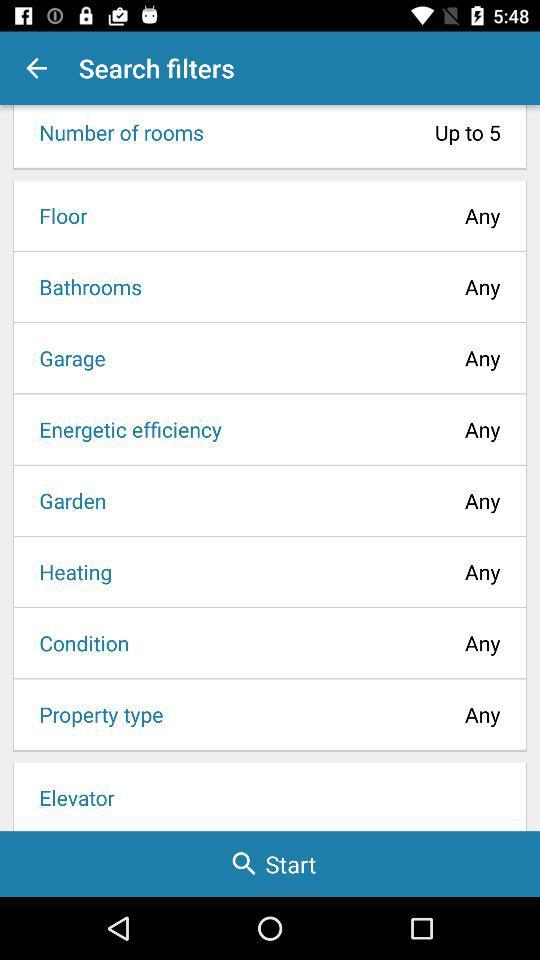 This screenshot has height=960, width=540. What do you see at coordinates (68, 571) in the screenshot?
I see `heating icon` at bounding box center [68, 571].